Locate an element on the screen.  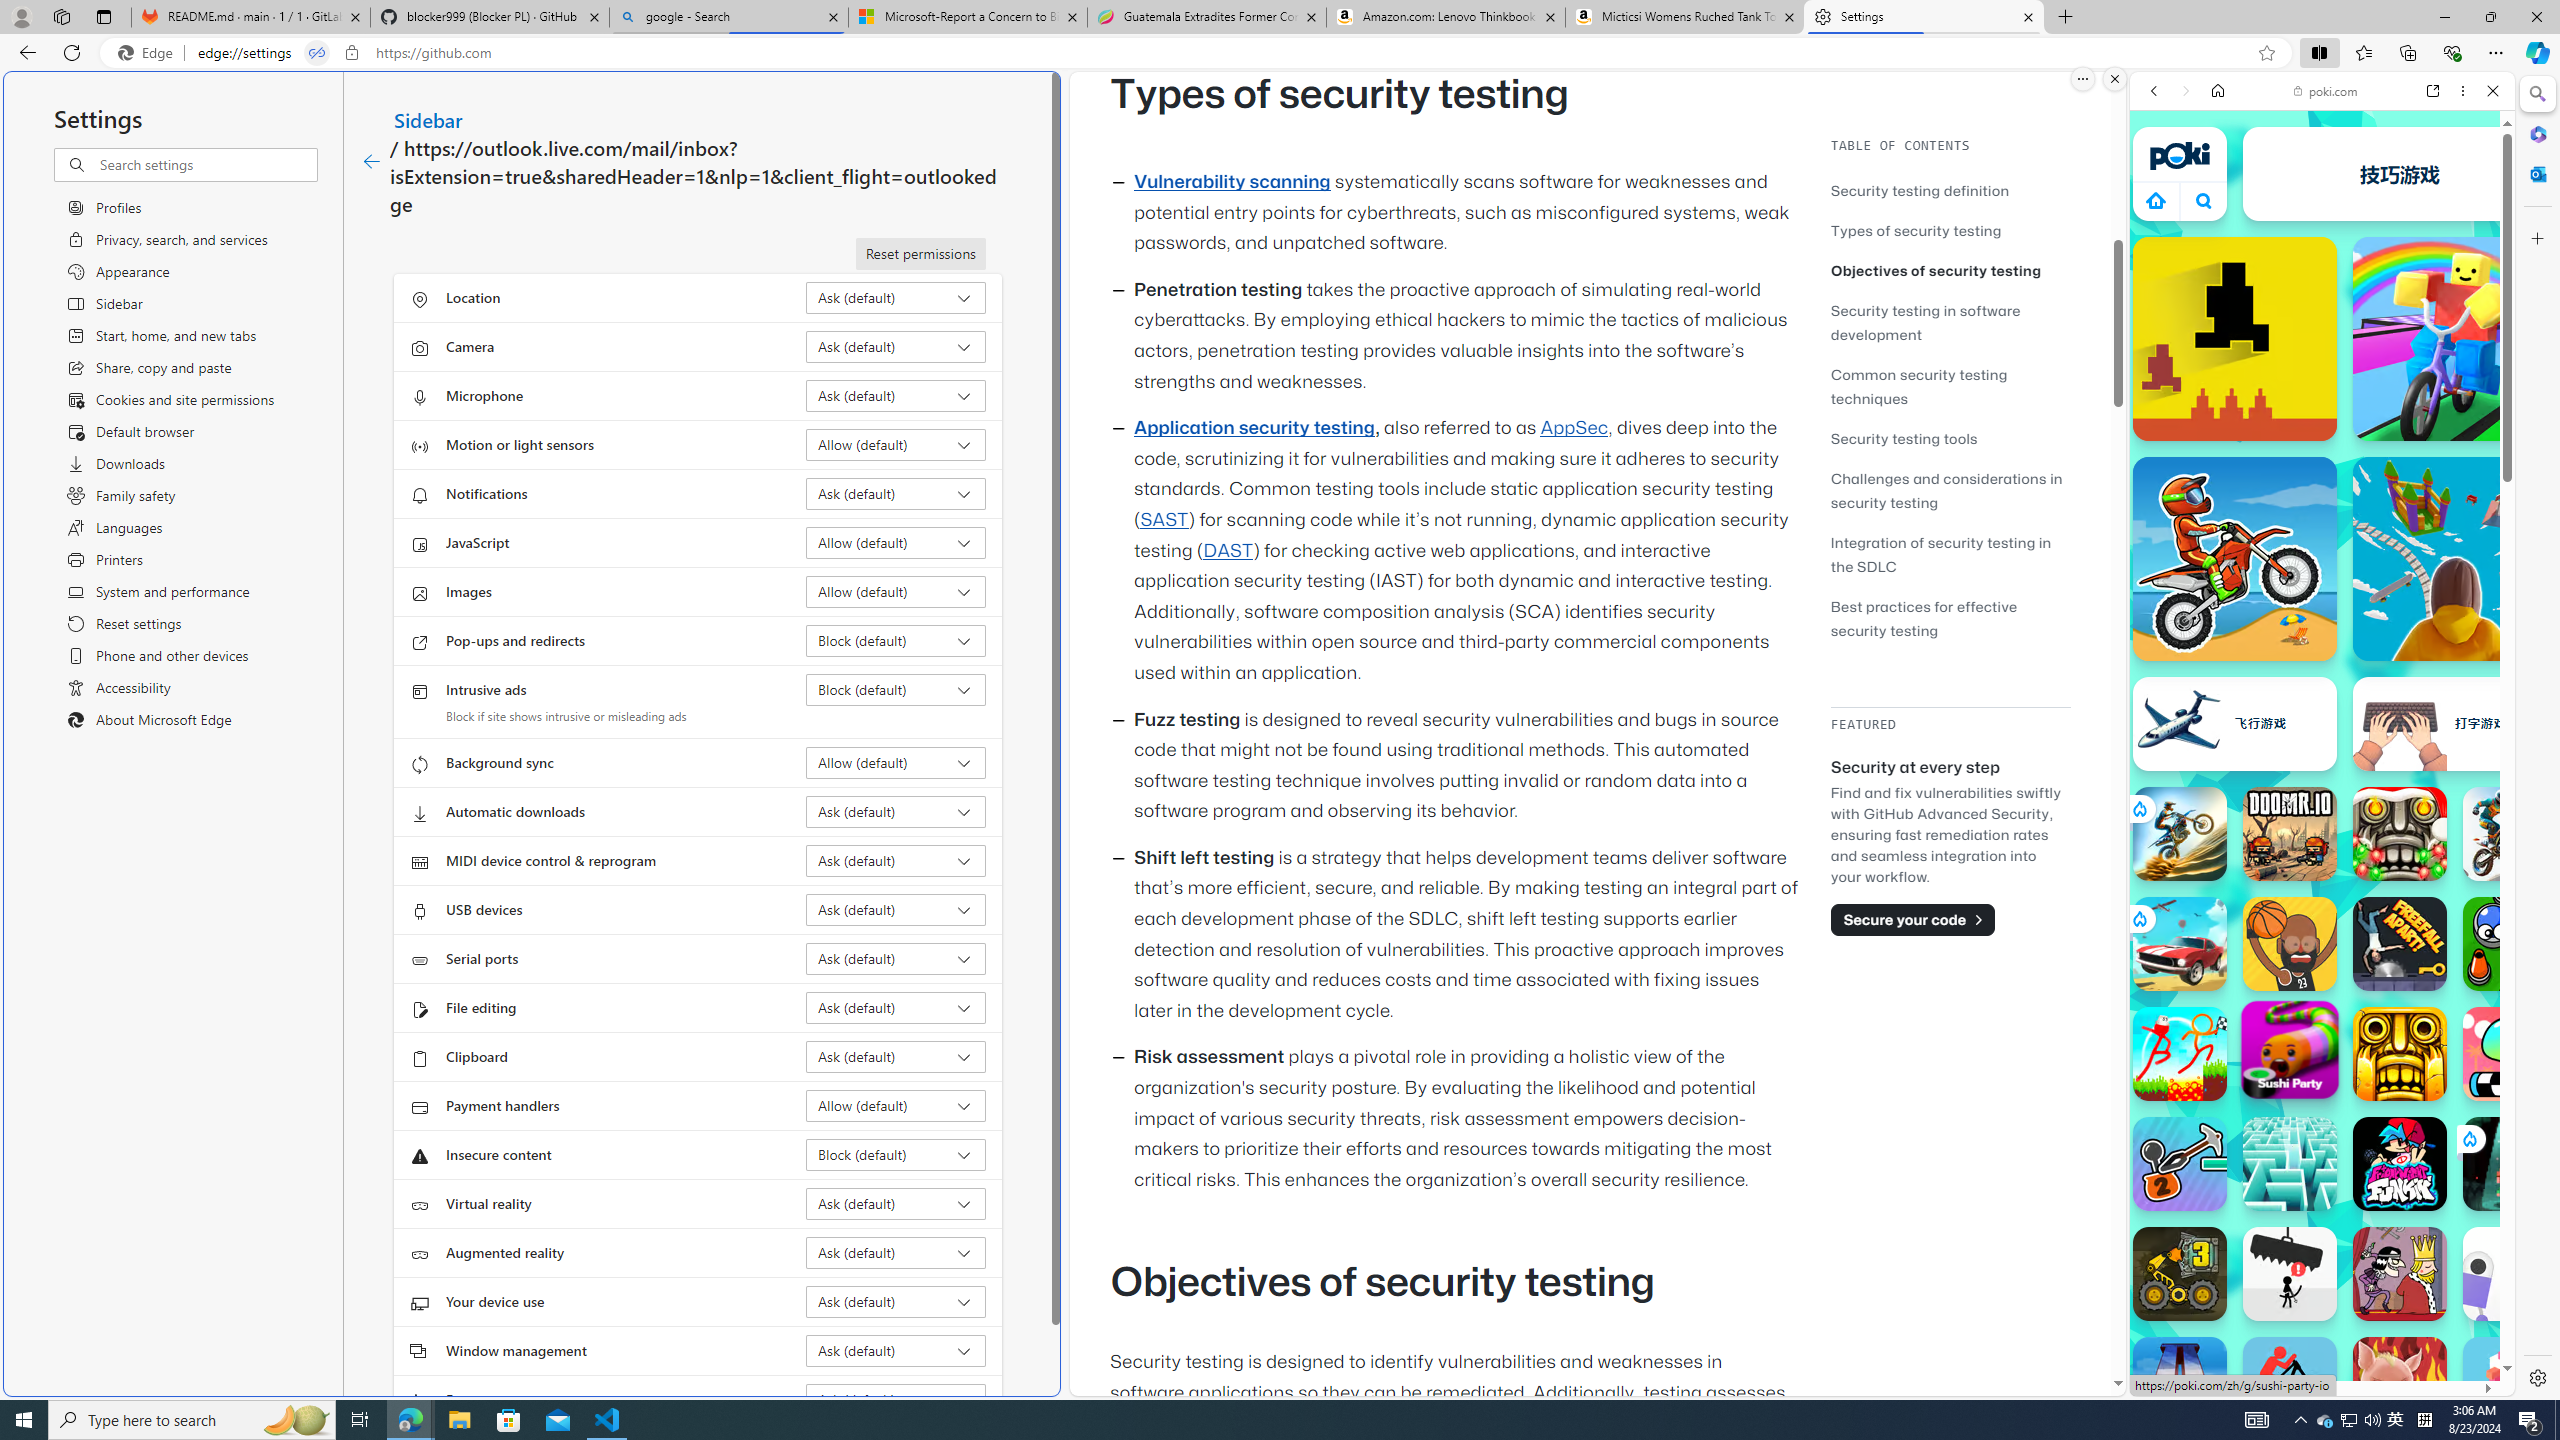
'Sidebar' is located at coordinates (428, 118).